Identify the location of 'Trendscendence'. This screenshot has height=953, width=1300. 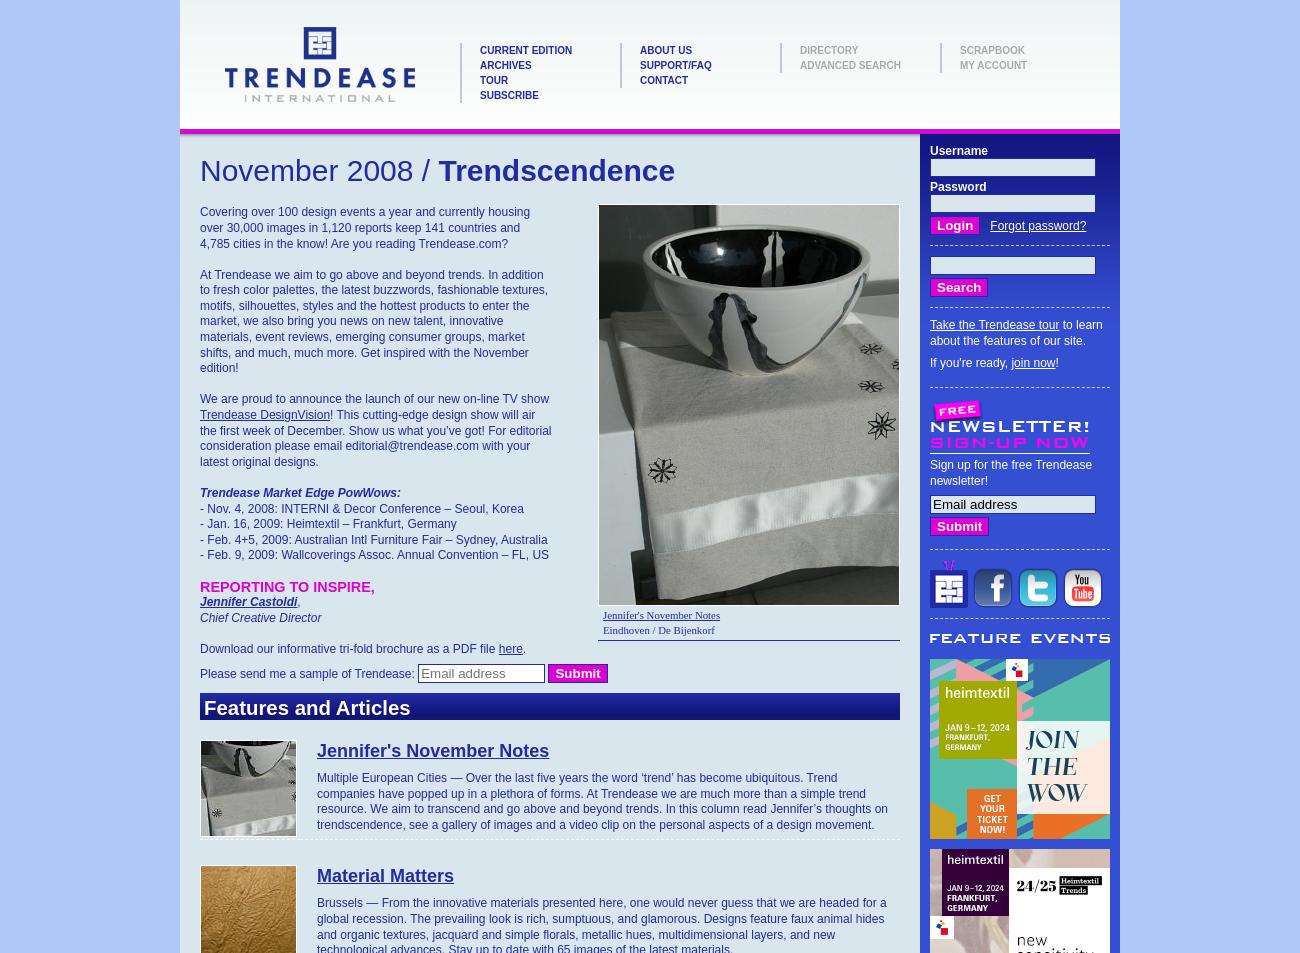
(551, 169).